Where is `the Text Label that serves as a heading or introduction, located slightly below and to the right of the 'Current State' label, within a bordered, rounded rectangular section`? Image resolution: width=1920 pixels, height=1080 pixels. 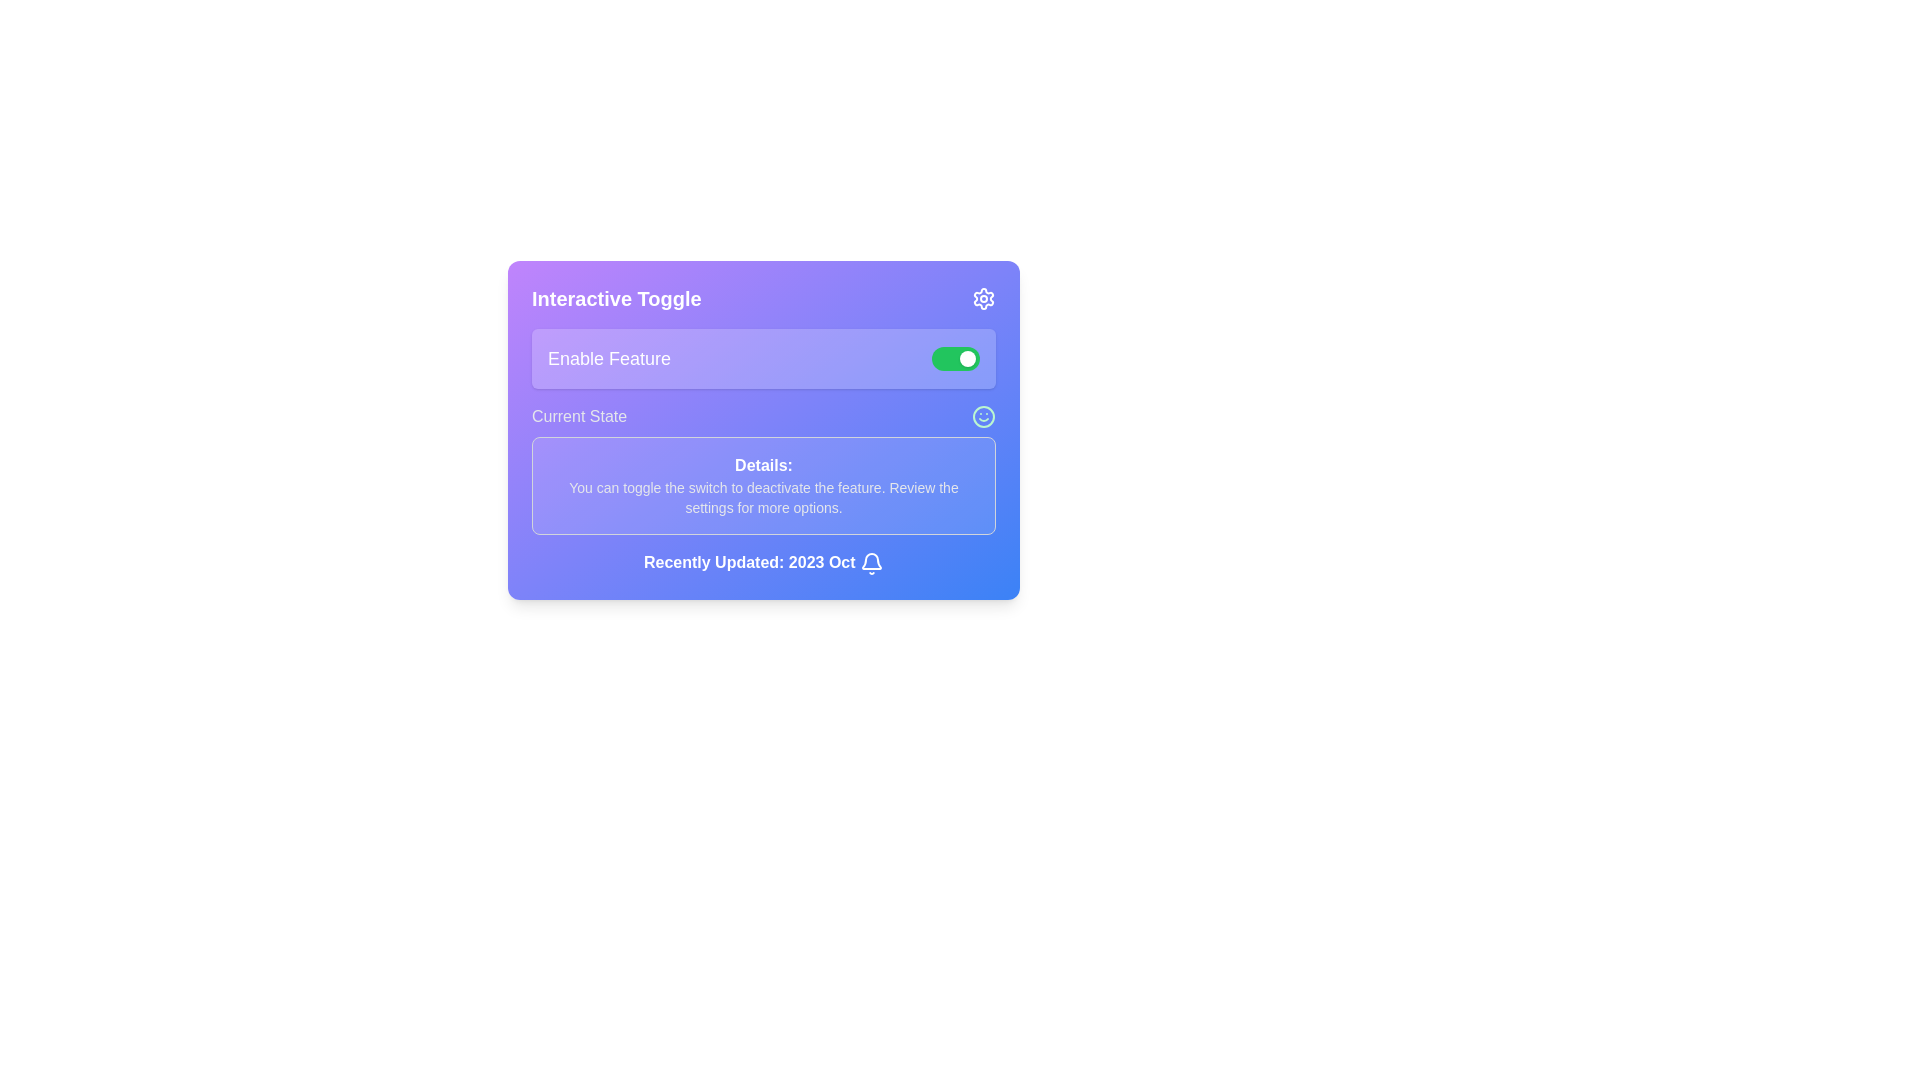
the Text Label that serves as a heading or introduction, located slightly below and to the right of the 'Current State' label, within a bordered, rounded rectangular section is located at coordinates (762, 465).